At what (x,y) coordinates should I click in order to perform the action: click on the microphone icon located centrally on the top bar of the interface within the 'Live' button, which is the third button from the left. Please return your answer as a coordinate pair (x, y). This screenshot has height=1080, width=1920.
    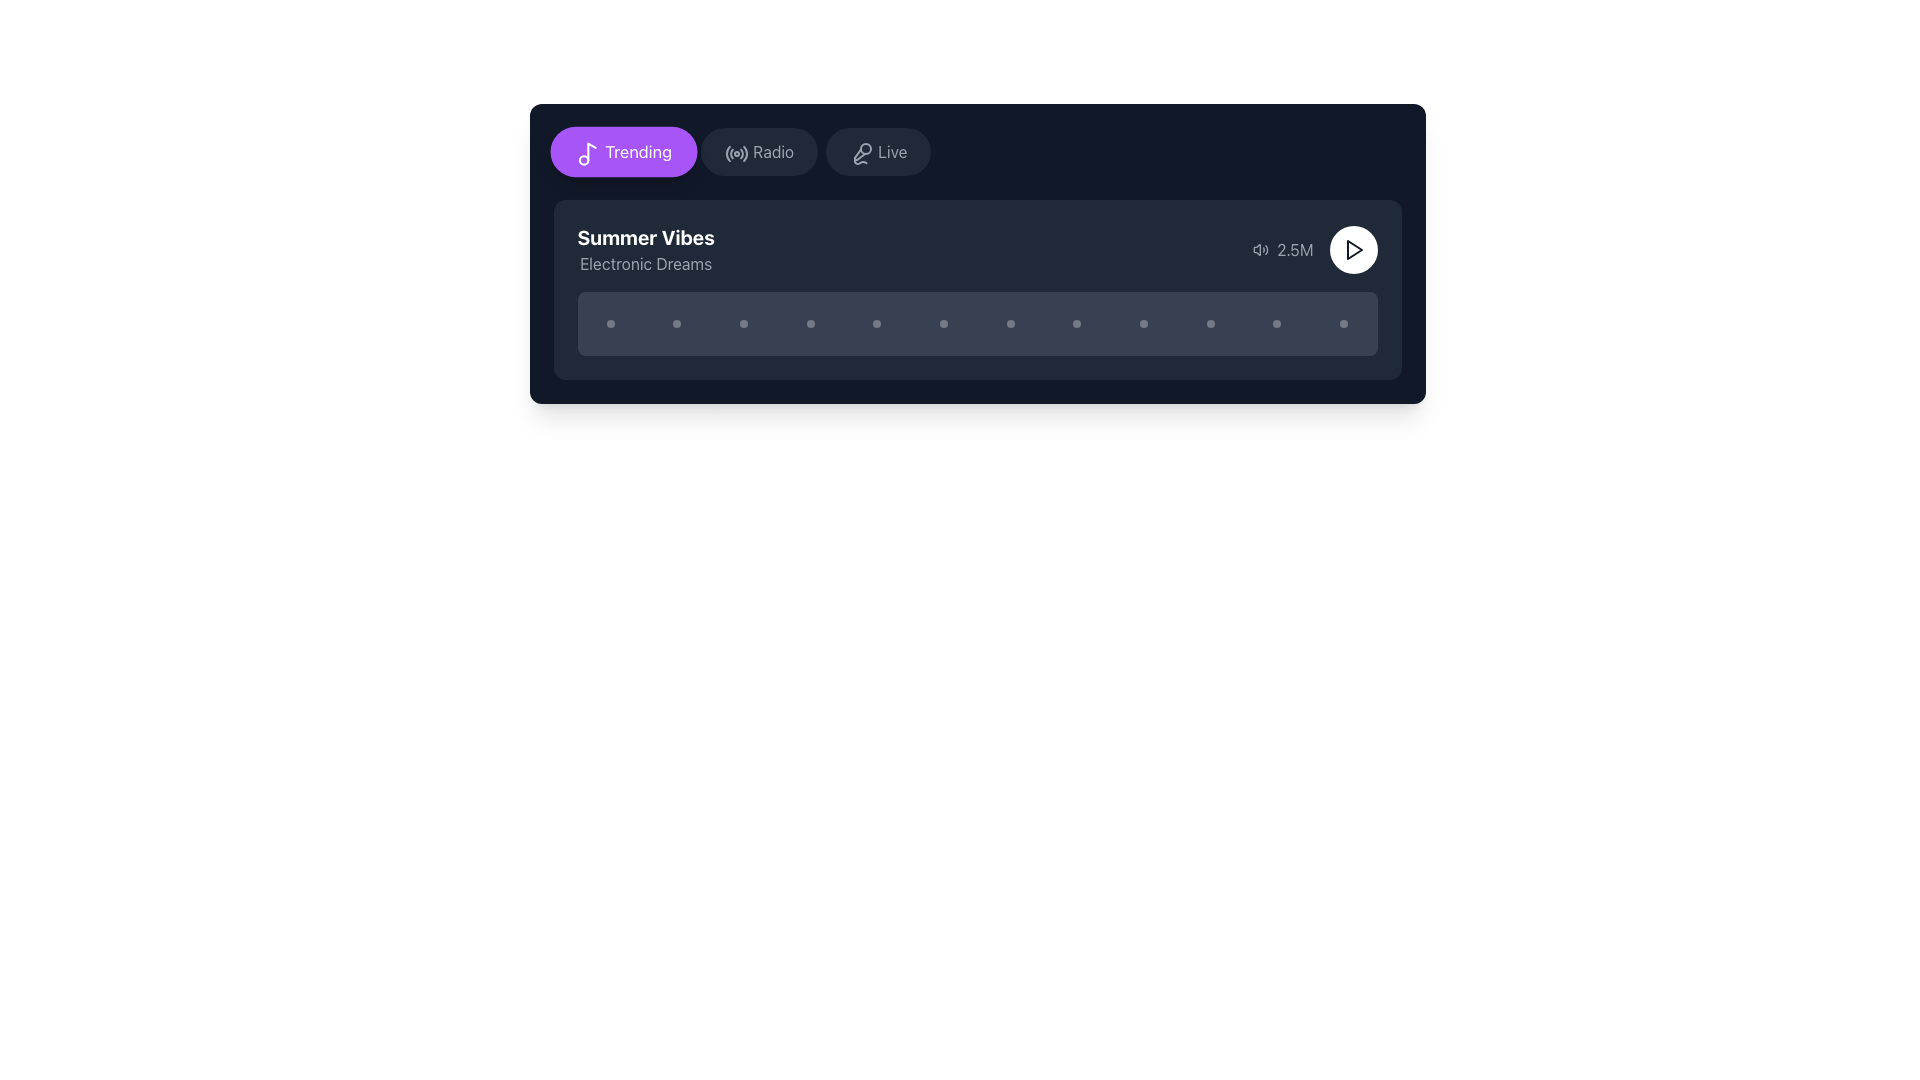
    Looking at the image, I should click on (862, 153).